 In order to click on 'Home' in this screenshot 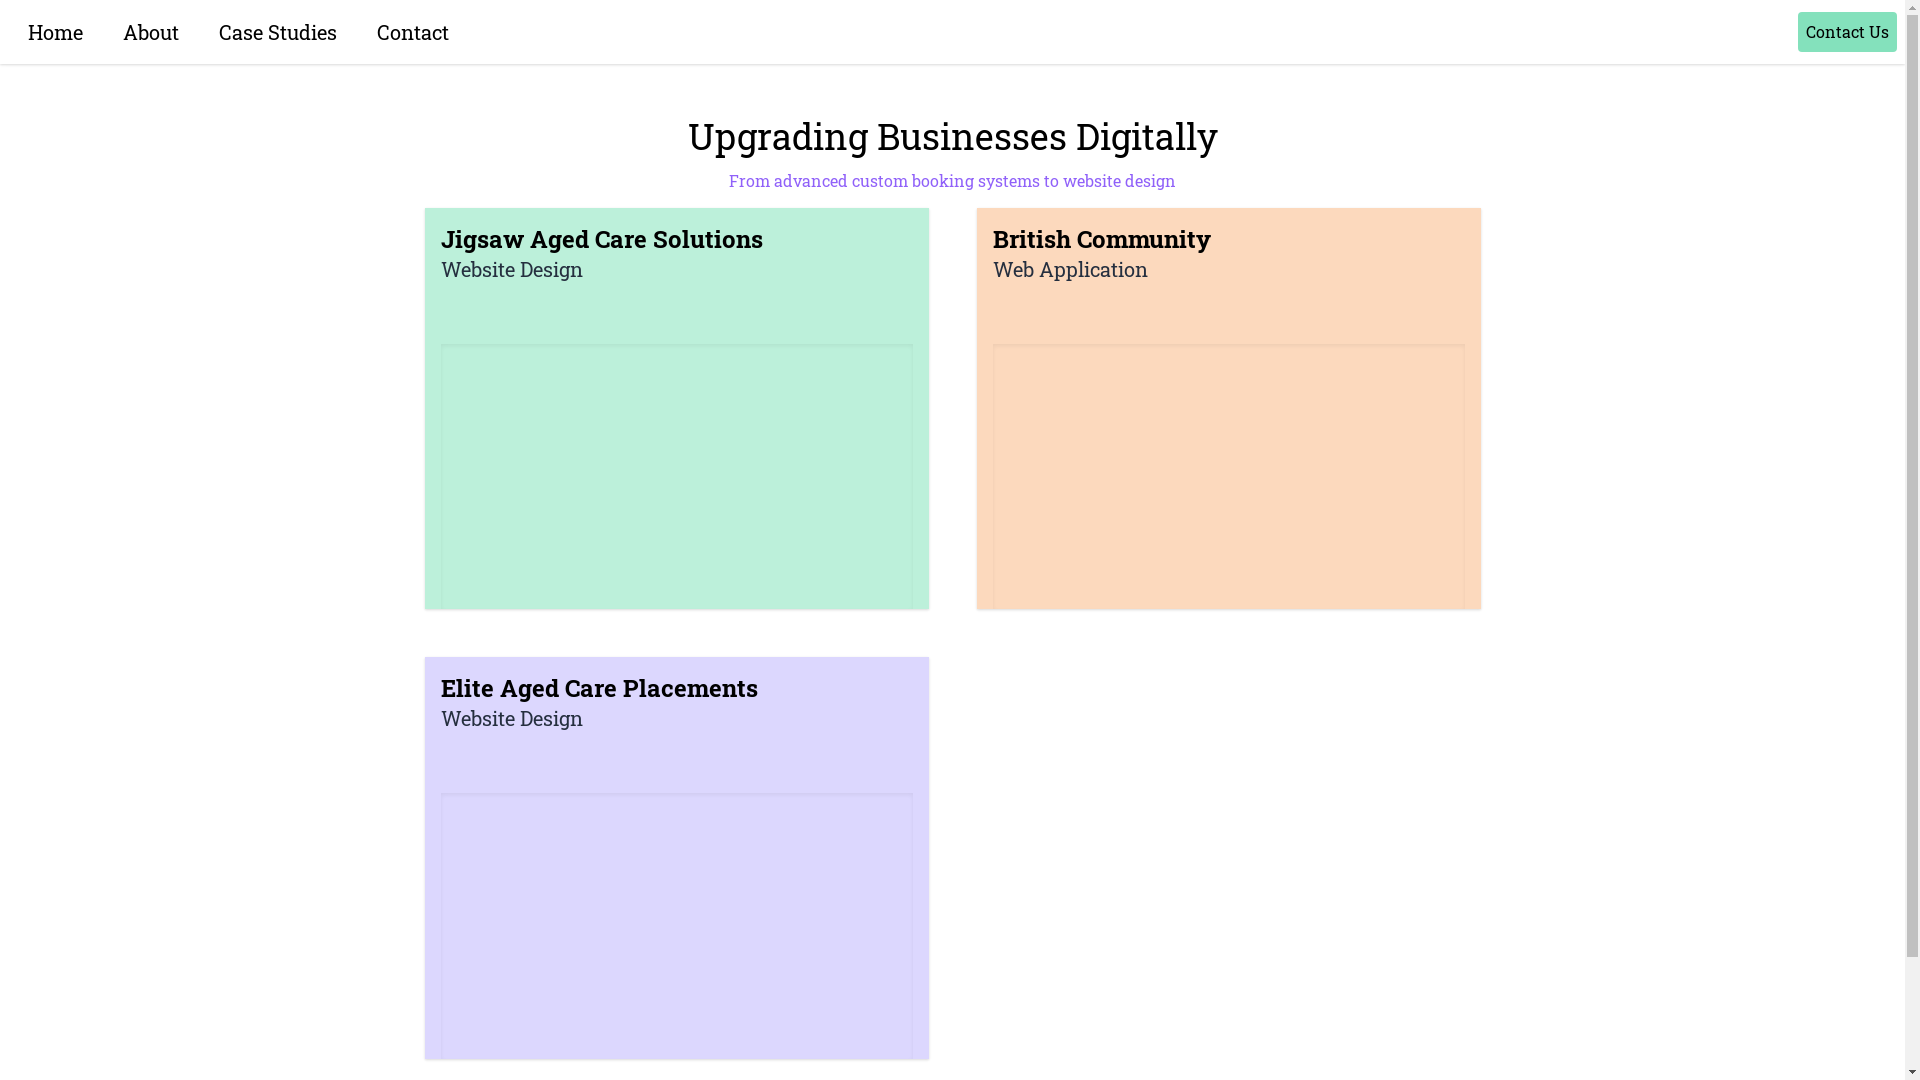, I will do `click(55, 31)`.